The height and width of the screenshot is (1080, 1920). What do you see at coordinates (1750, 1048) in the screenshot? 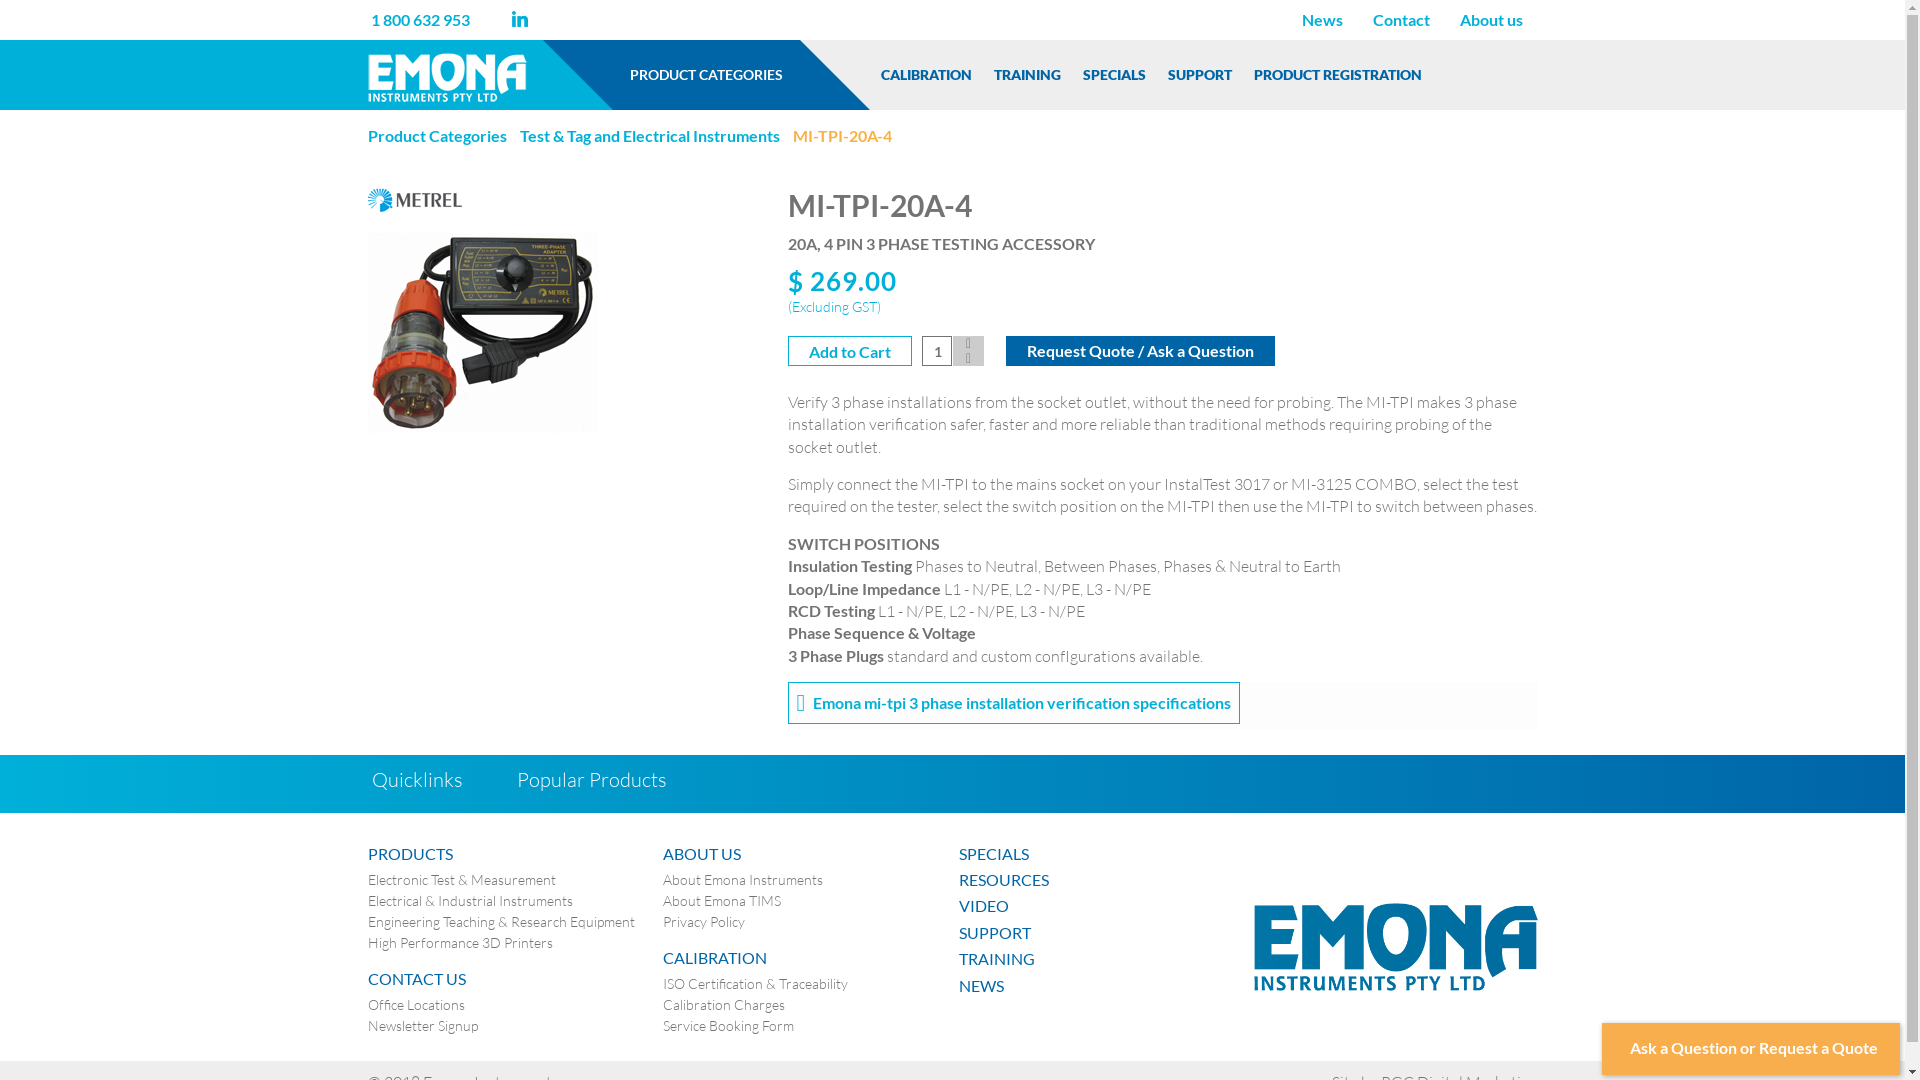
I see `'  Ask a Question or Request a Quote'` at bounding box center [1750, 1048].